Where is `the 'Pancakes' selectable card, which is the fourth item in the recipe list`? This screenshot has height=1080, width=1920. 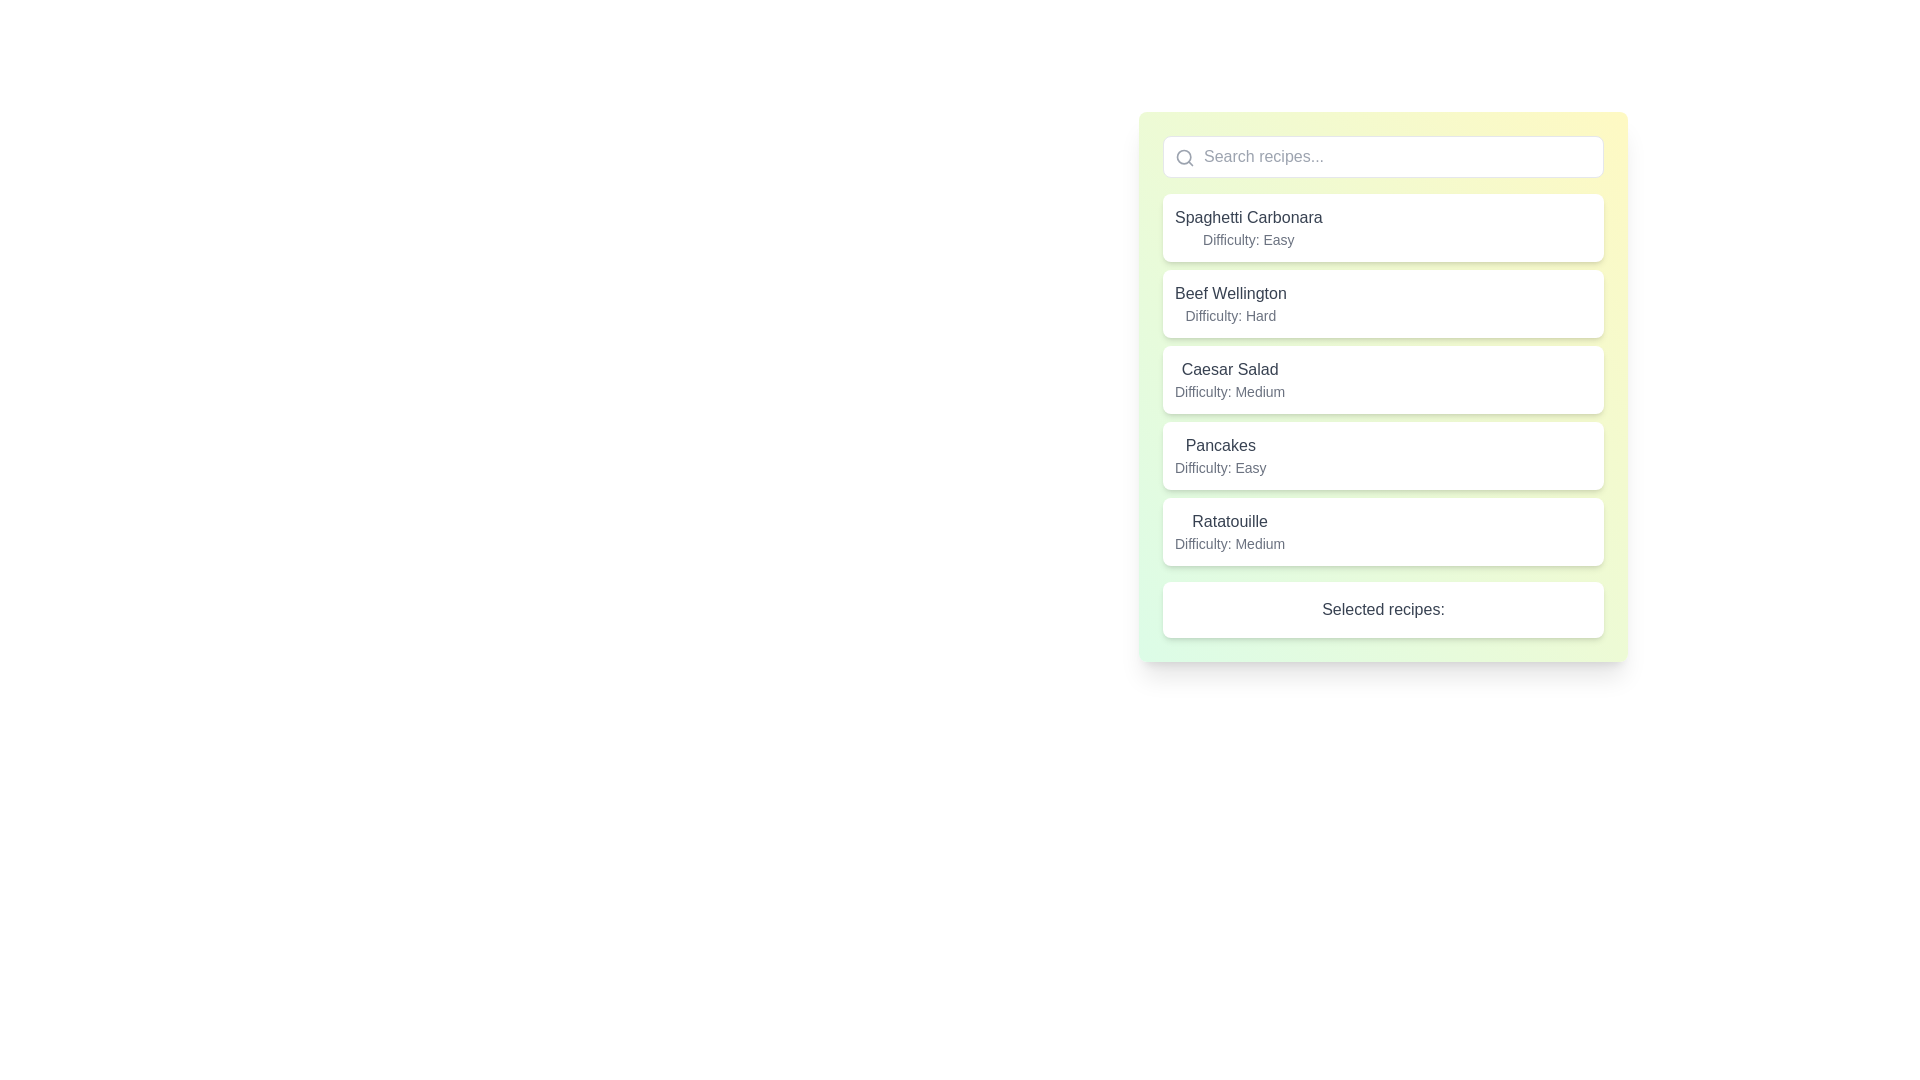
the 'Pancakes' selectable card, which is the fourth item in the recipe list is located at coordinates (1382, 455).